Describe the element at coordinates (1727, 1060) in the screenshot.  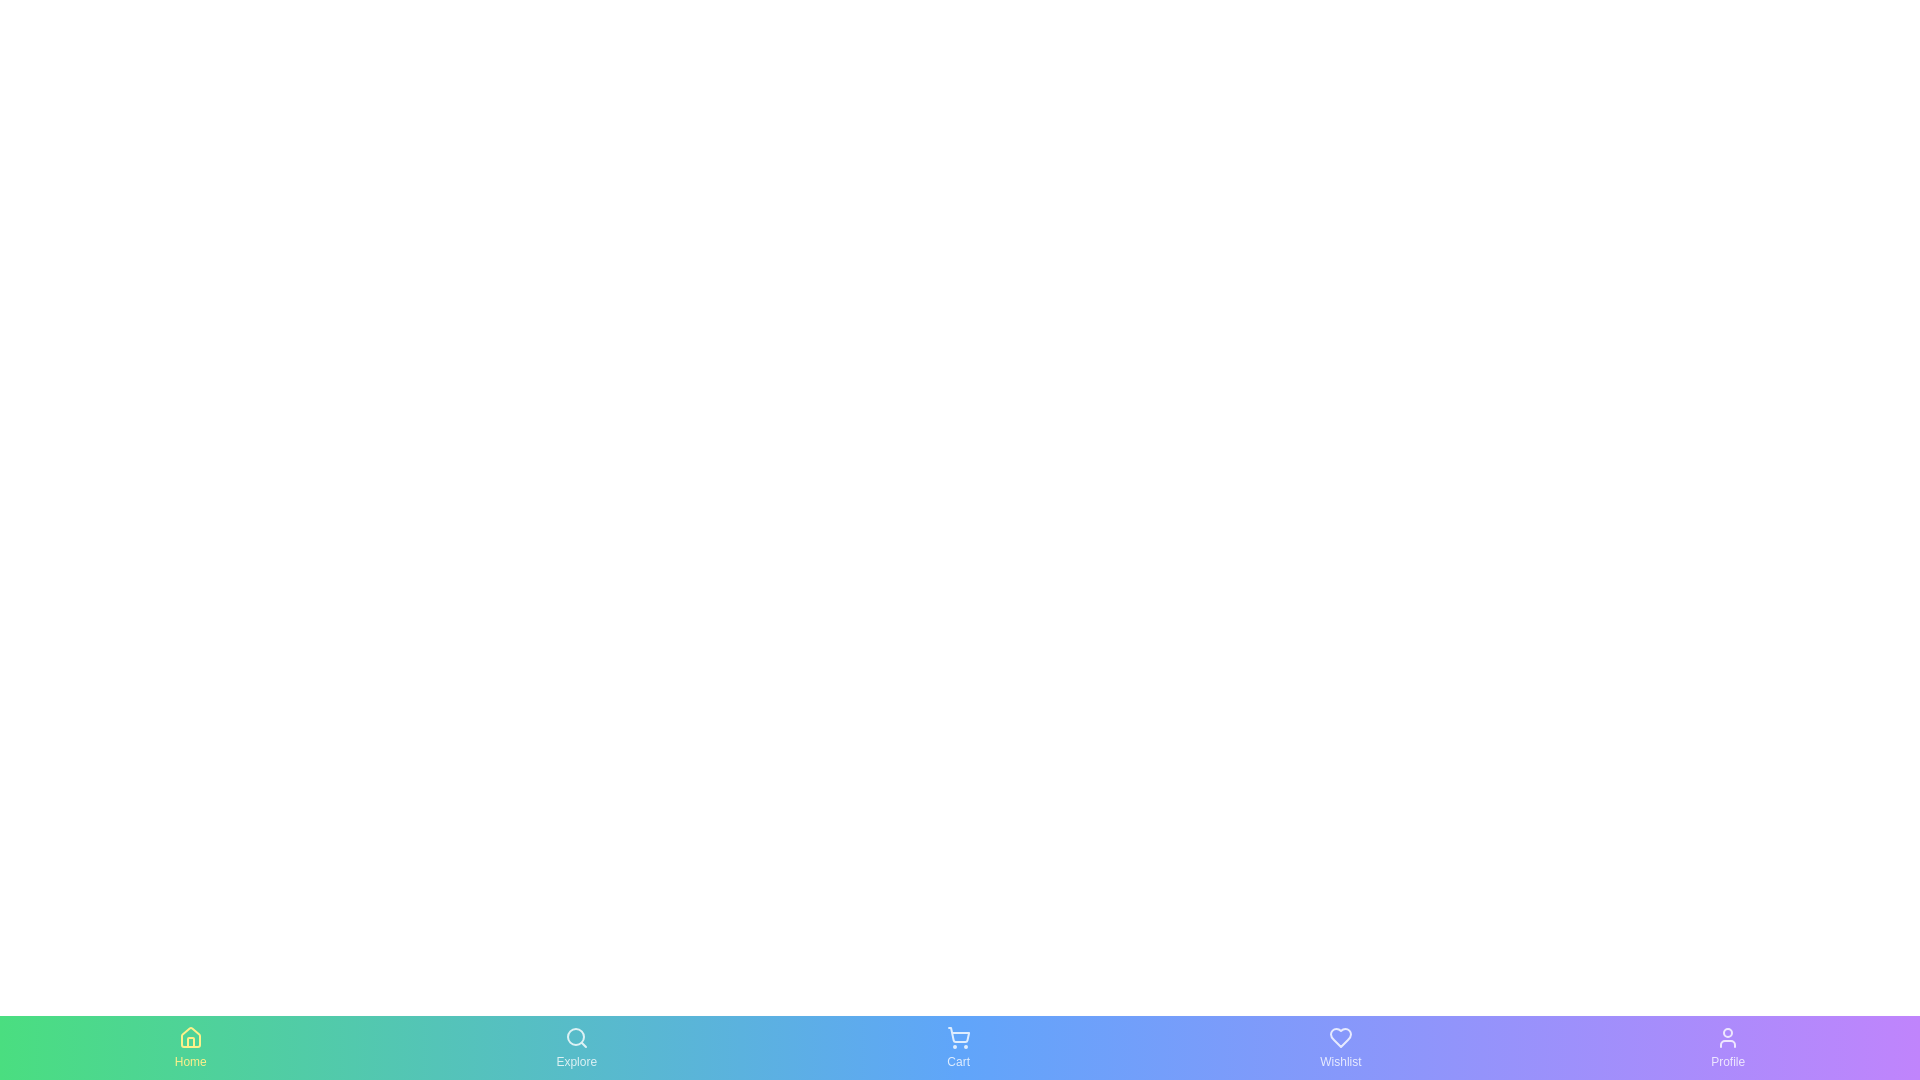
I see `the Profile text label to activate the corresponding tab` at that location.